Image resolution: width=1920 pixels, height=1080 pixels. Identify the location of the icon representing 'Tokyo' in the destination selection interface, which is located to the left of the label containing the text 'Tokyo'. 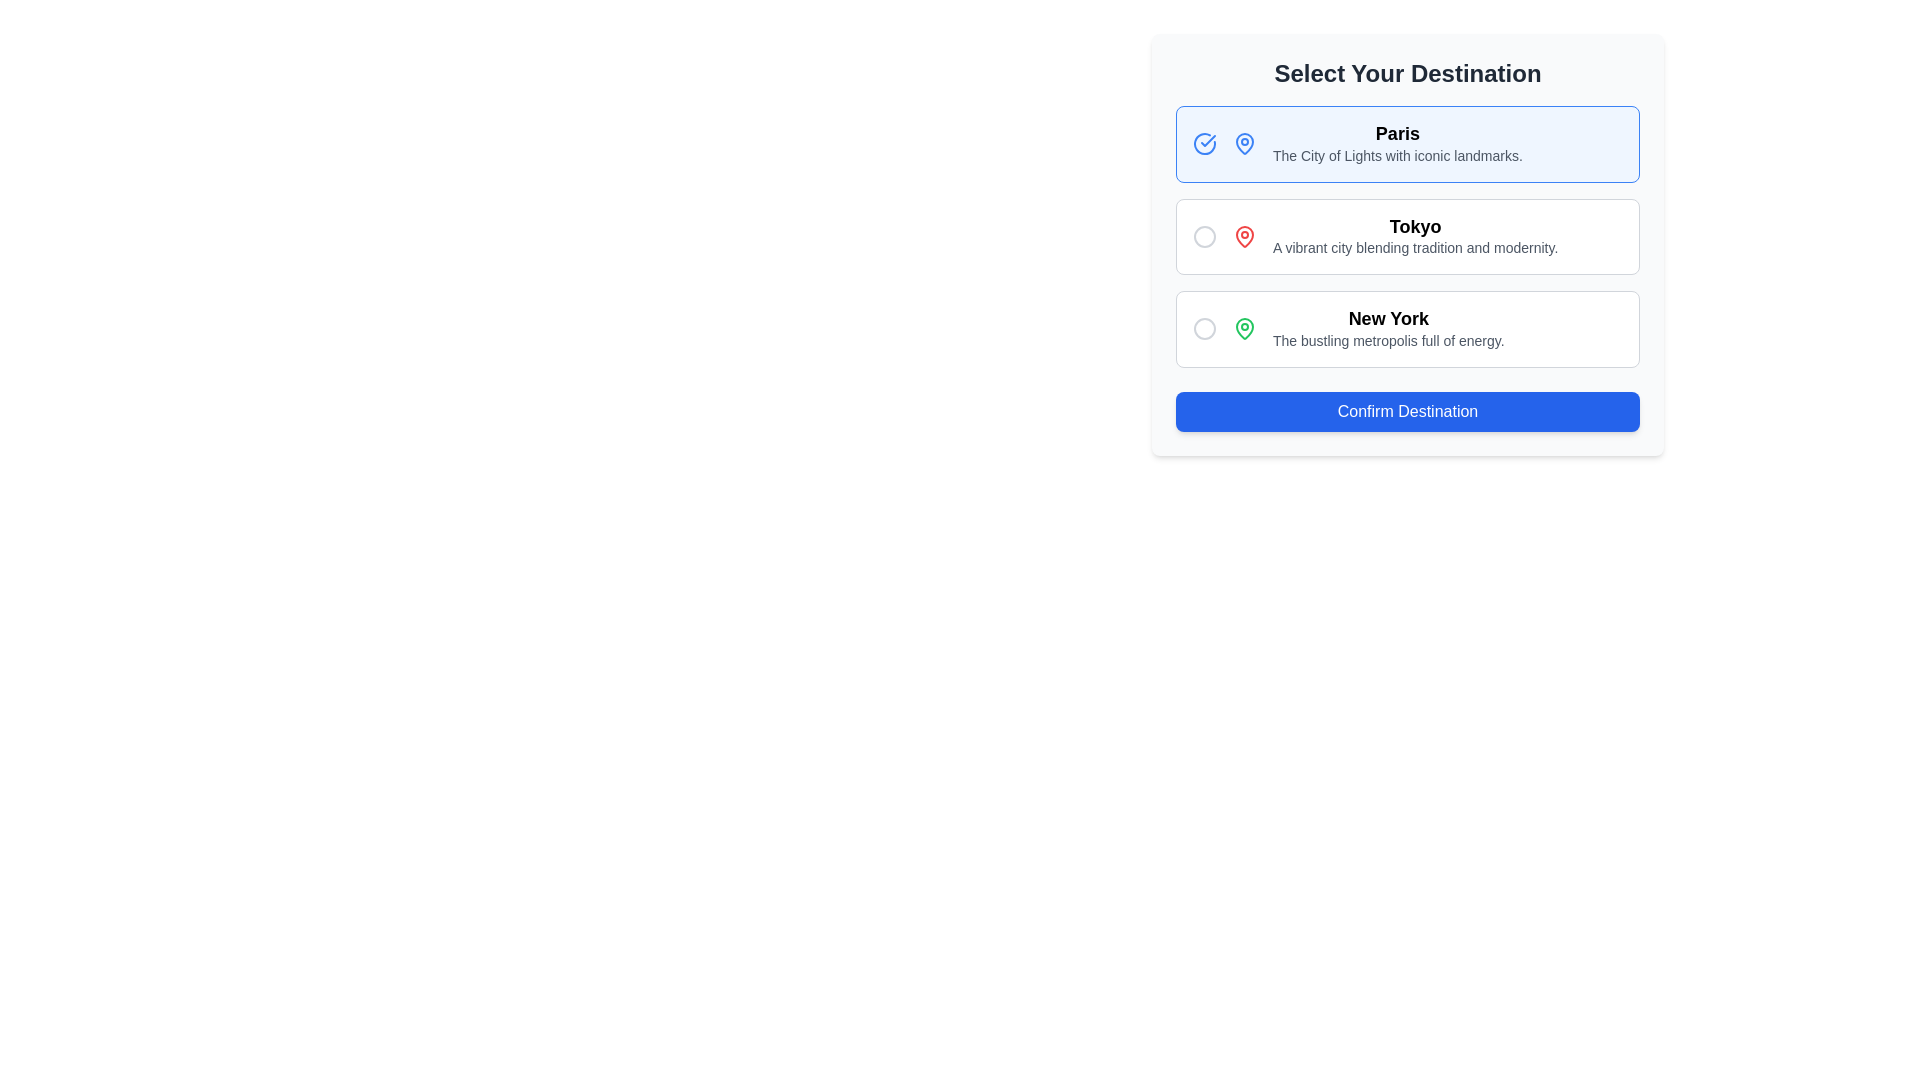
(1243, 235).